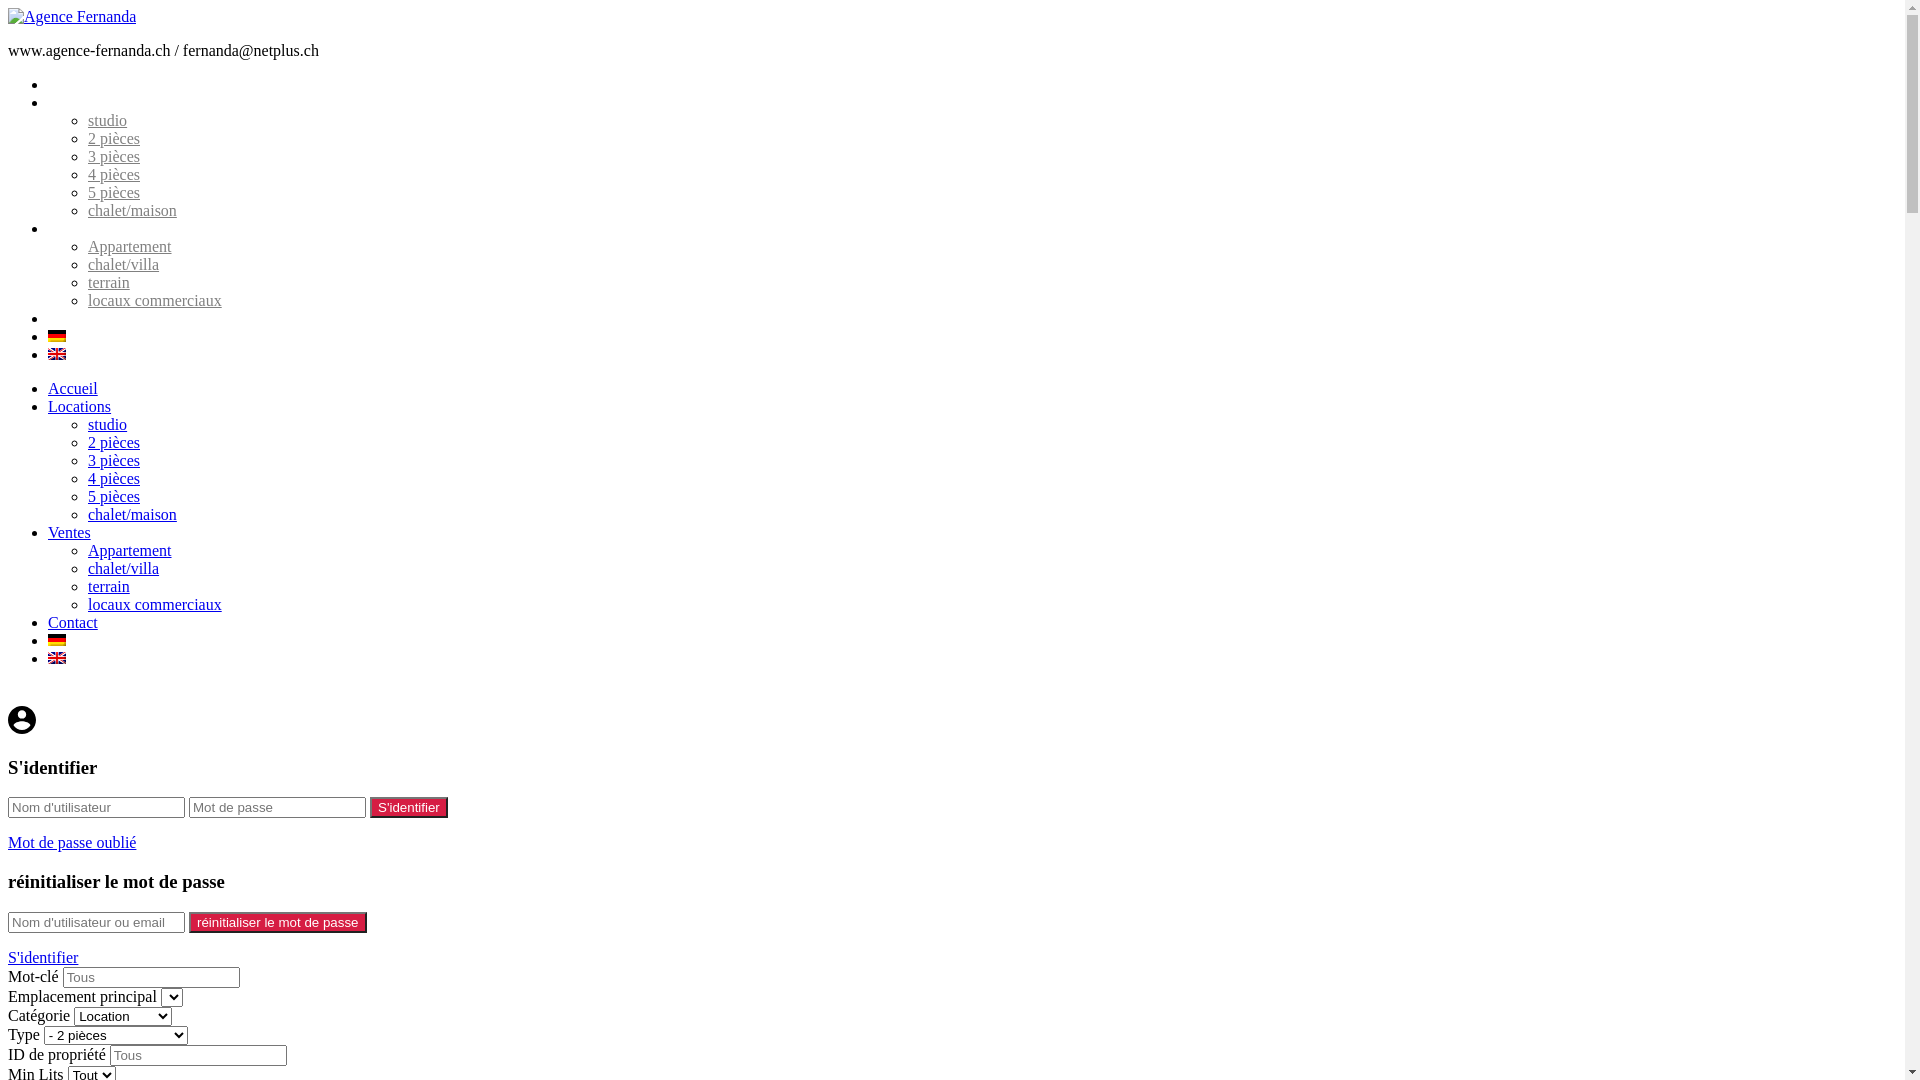 The width and height of the screenshot is (1920, 1080). I want to click on 'chalet/villa', so click(122, 263).